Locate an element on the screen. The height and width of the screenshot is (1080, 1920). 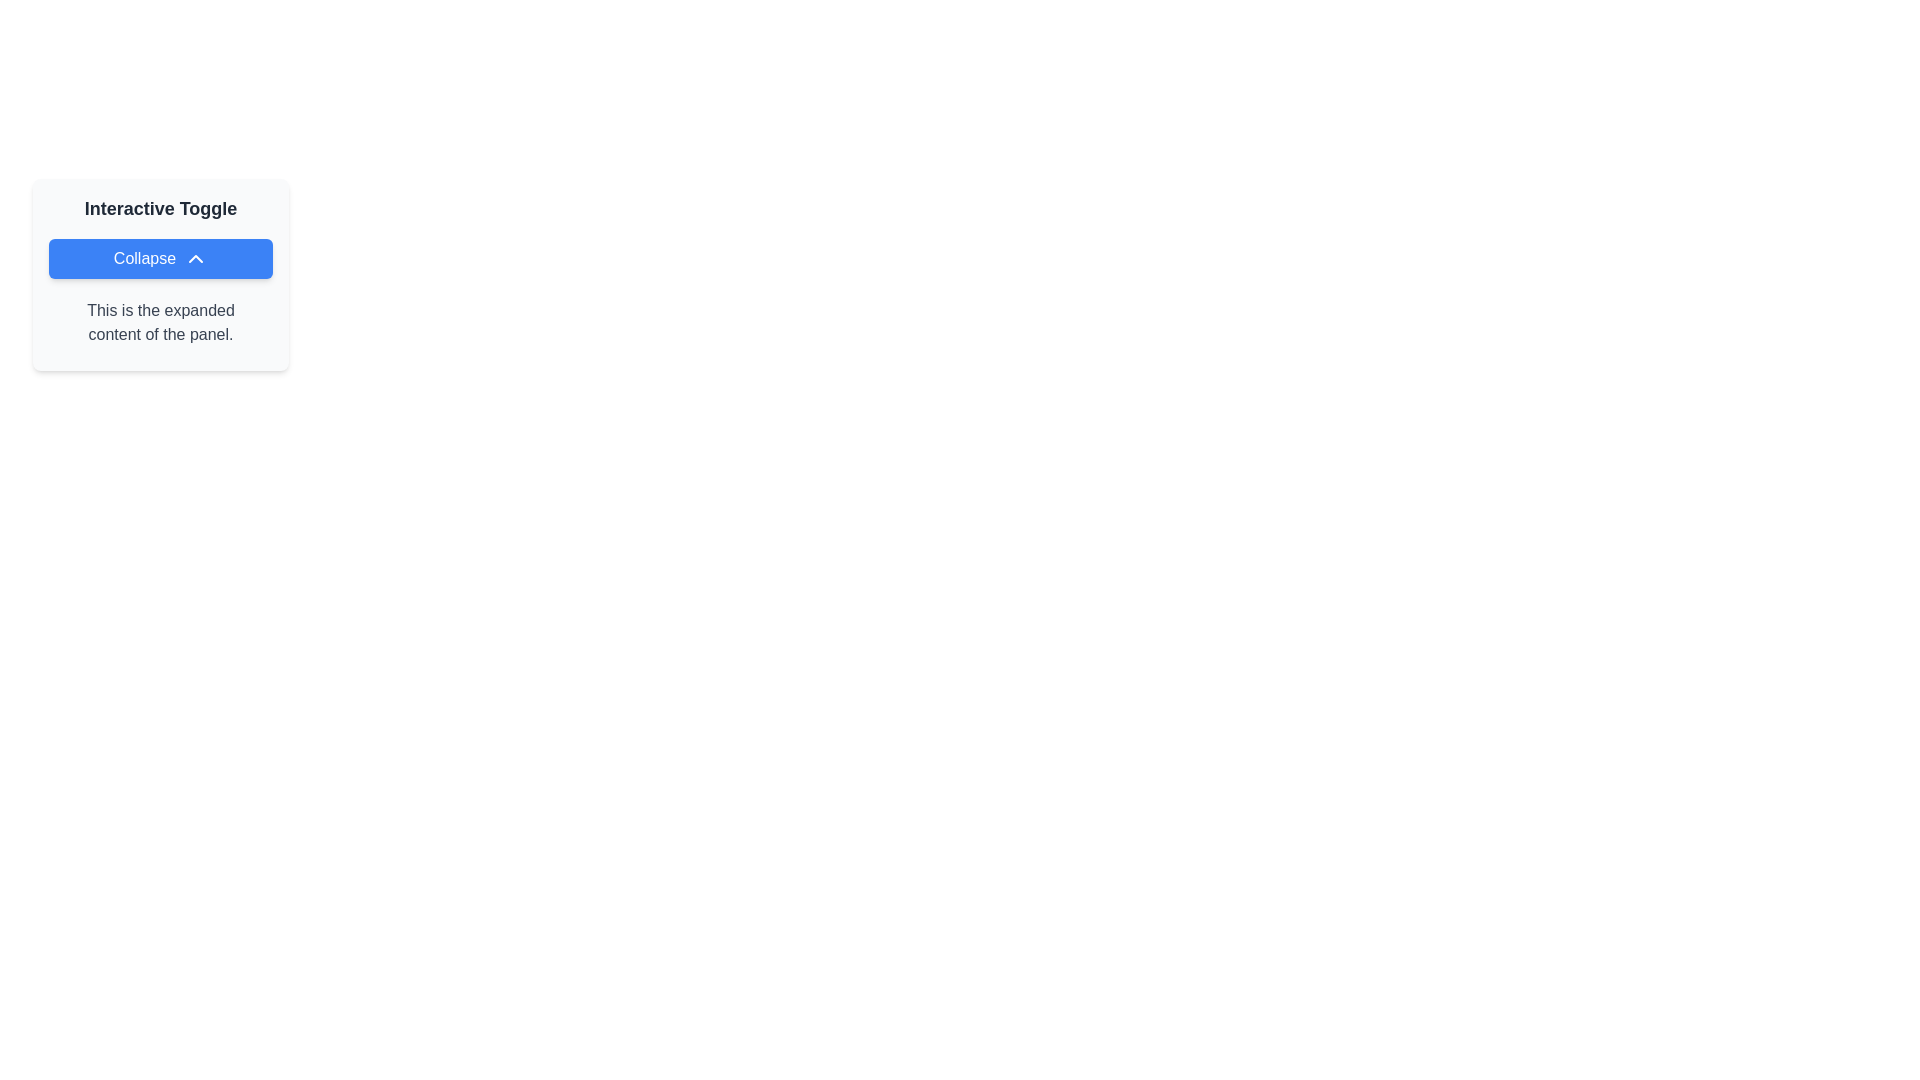
the small, upward-facing chevron icon located inside the 'Collapse' button, positioned to the right side of the 'Collapse' label is located at coordinates (196, 257).